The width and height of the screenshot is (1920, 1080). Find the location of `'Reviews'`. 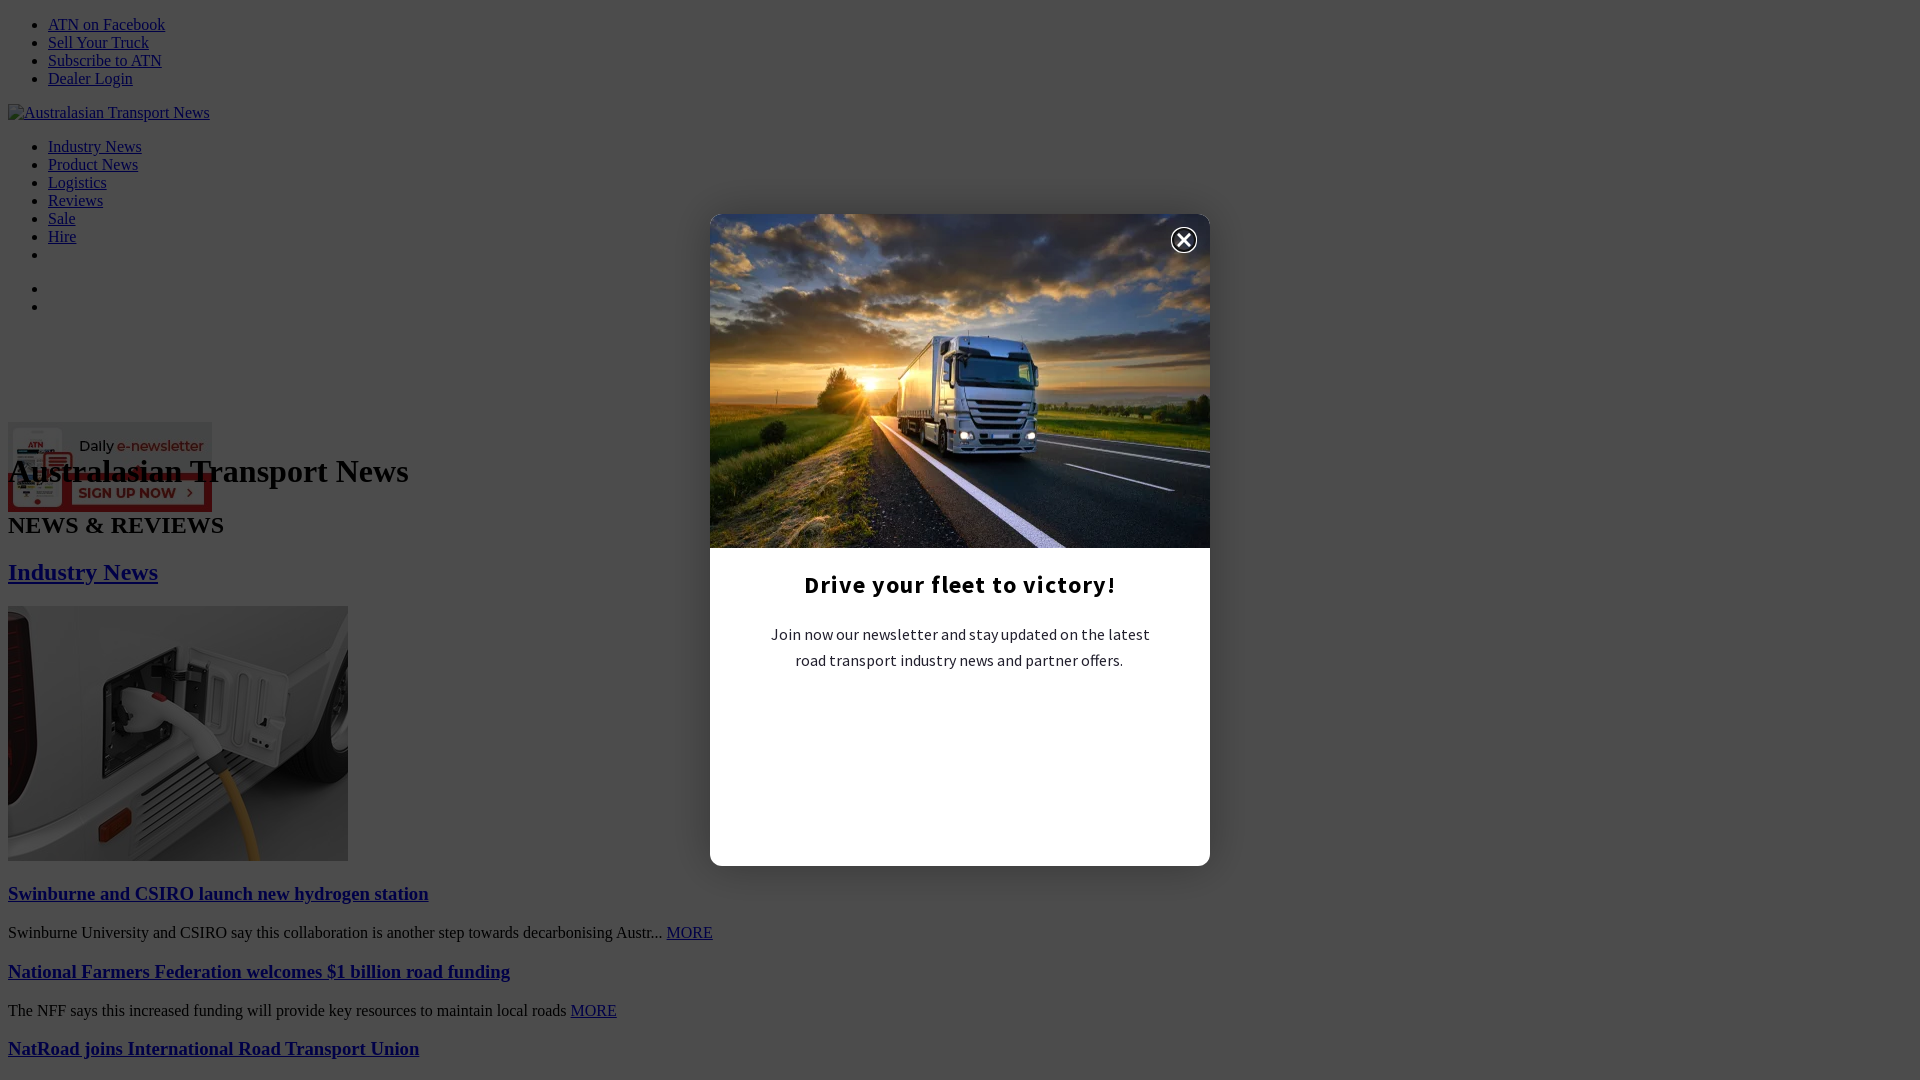

'Reviews' is located at coordinates (48, 200).